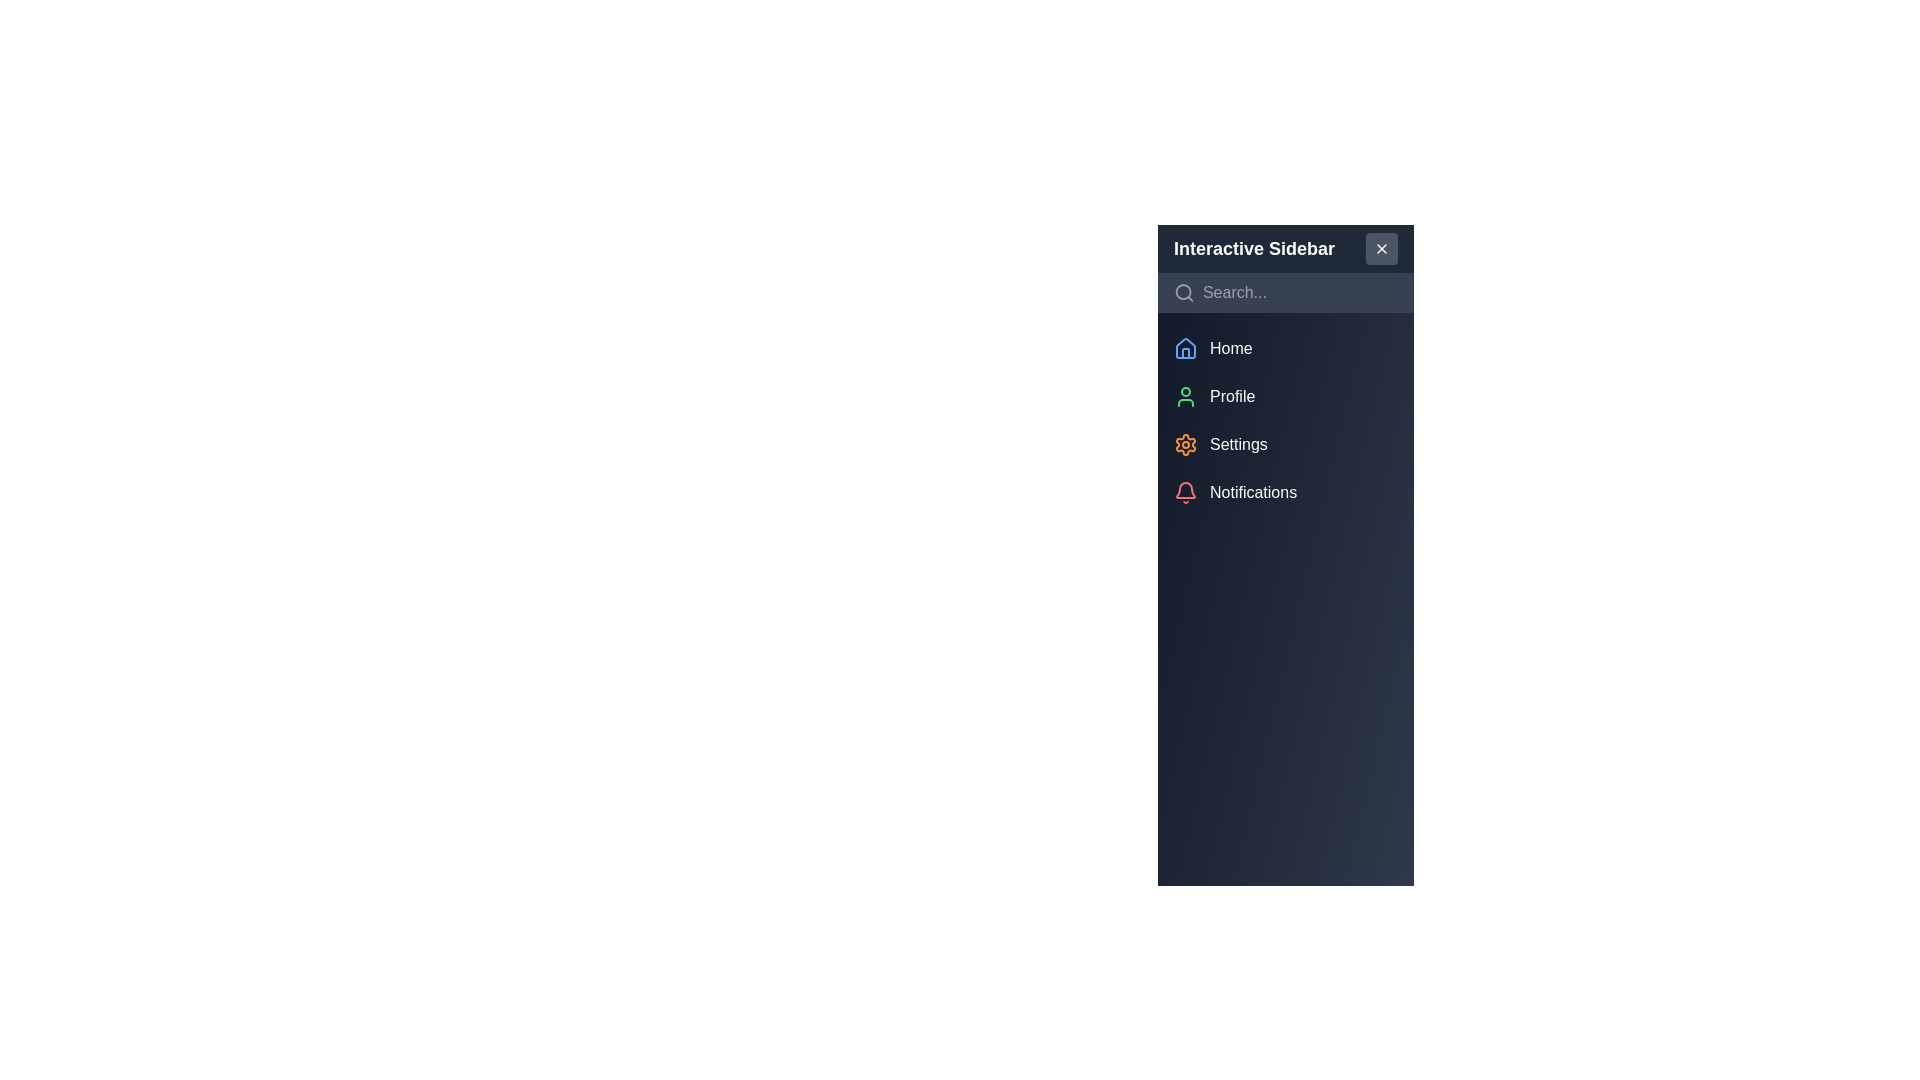  I want to click on the profile icon in the sidebar menu, which is a green line-art styled user profile outline located to the left of the 'Profile' text label, so click(1185, 397).